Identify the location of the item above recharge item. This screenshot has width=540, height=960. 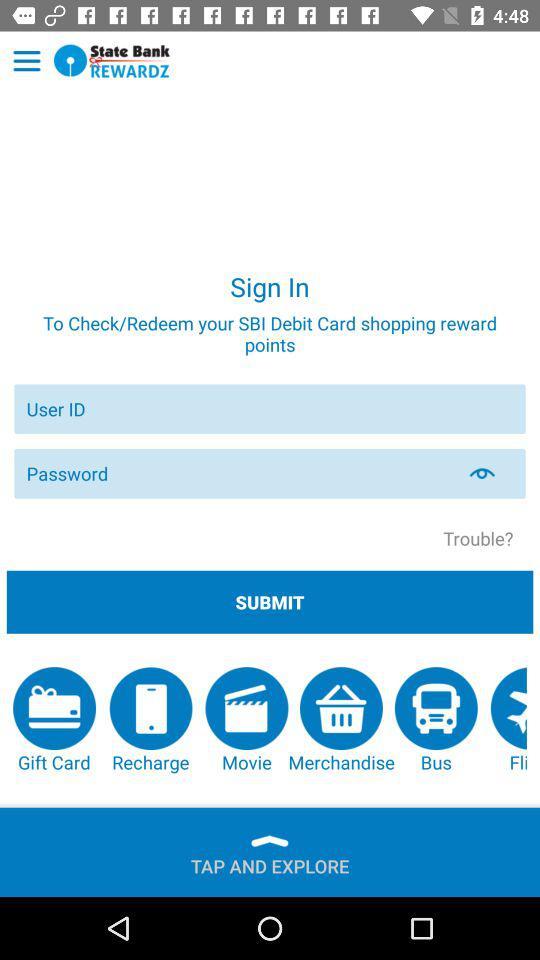
(270, 601).